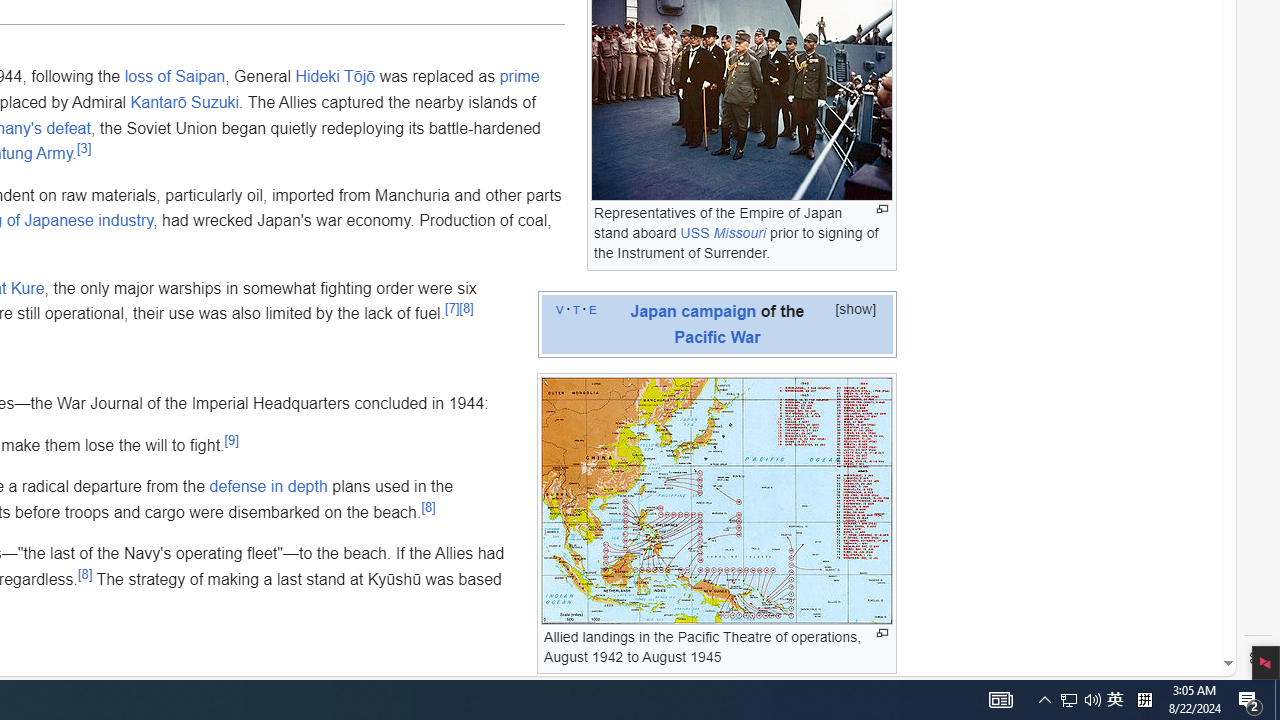 Image resolution: width=1280 pixels, height=720 pixels. What do you see at coordinates (175, 75) in the screenshot?
I see `'loss of Saipan'` at bounding box center [175, 75].